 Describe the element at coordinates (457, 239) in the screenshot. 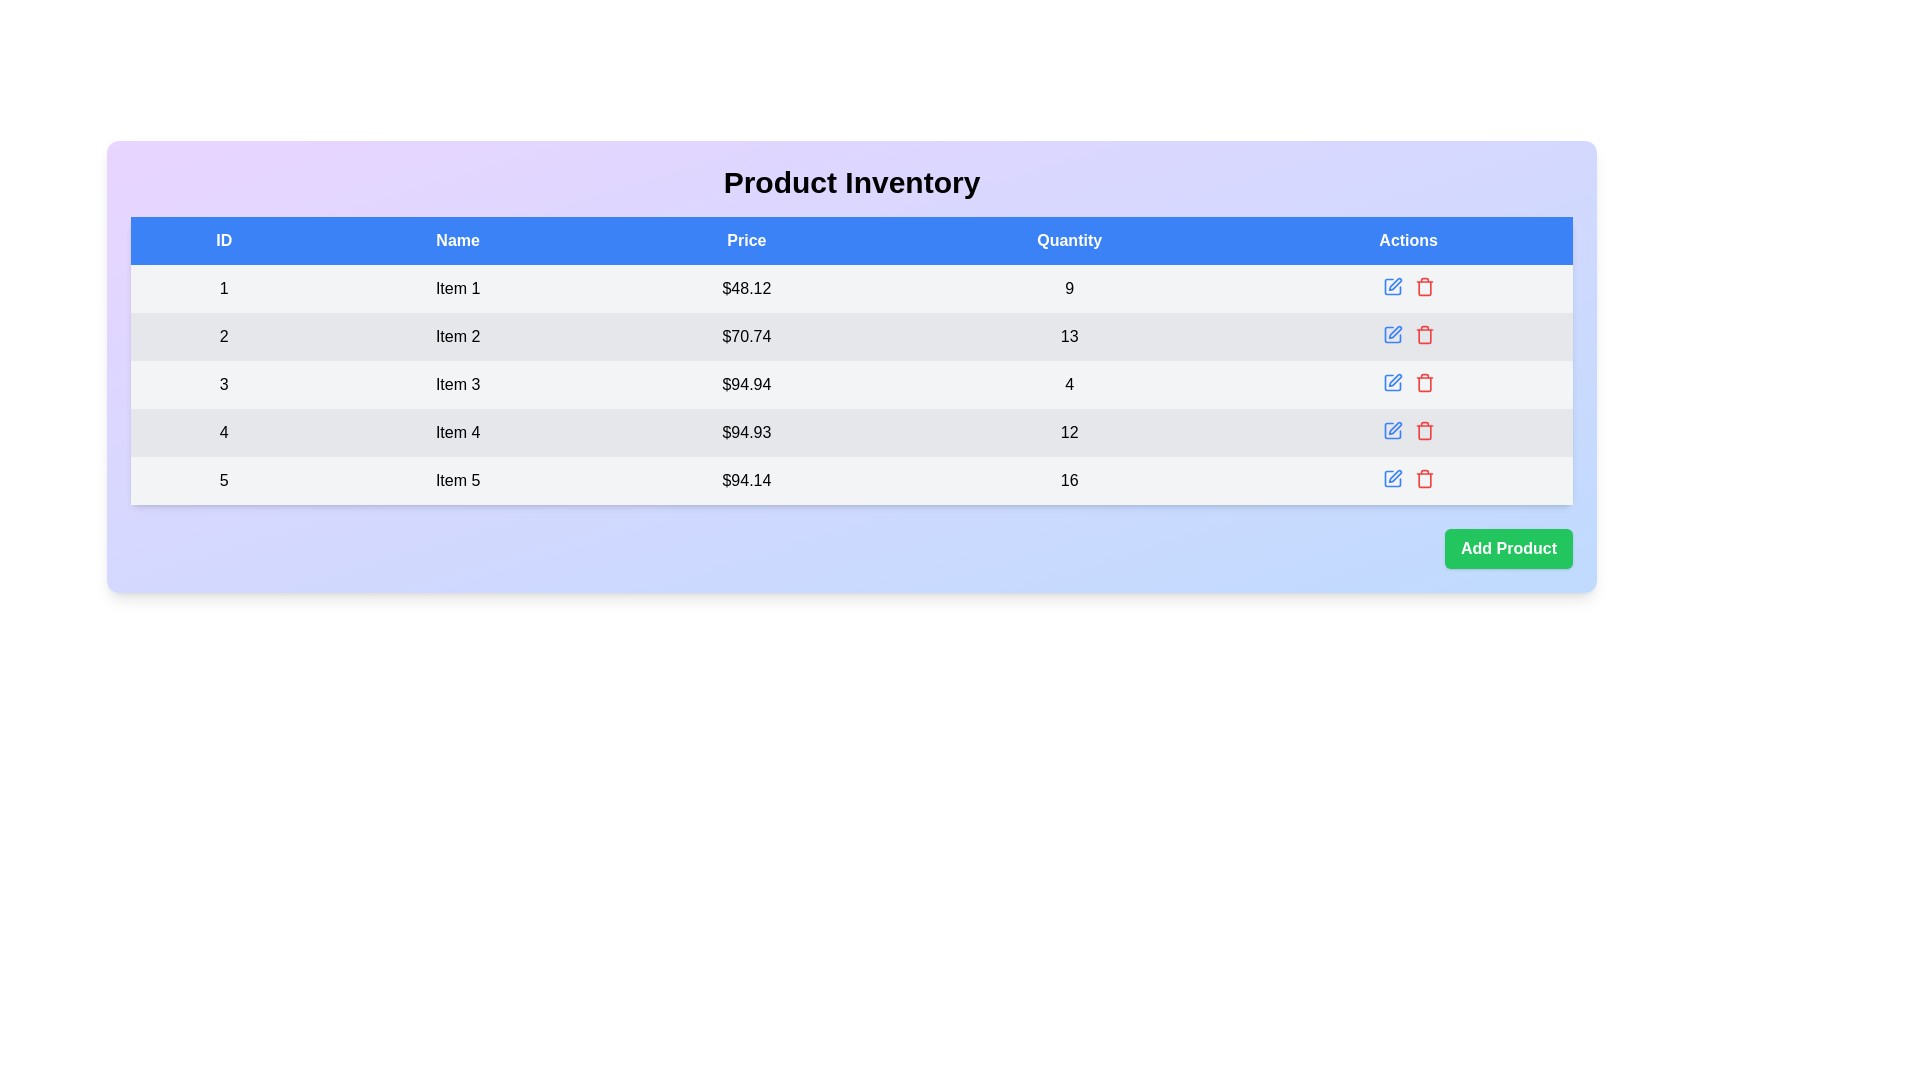

I see `the header cell for the second column of the table, which indicates the names of items, centrally aligned below the title 'Product Inventory'` at that location.